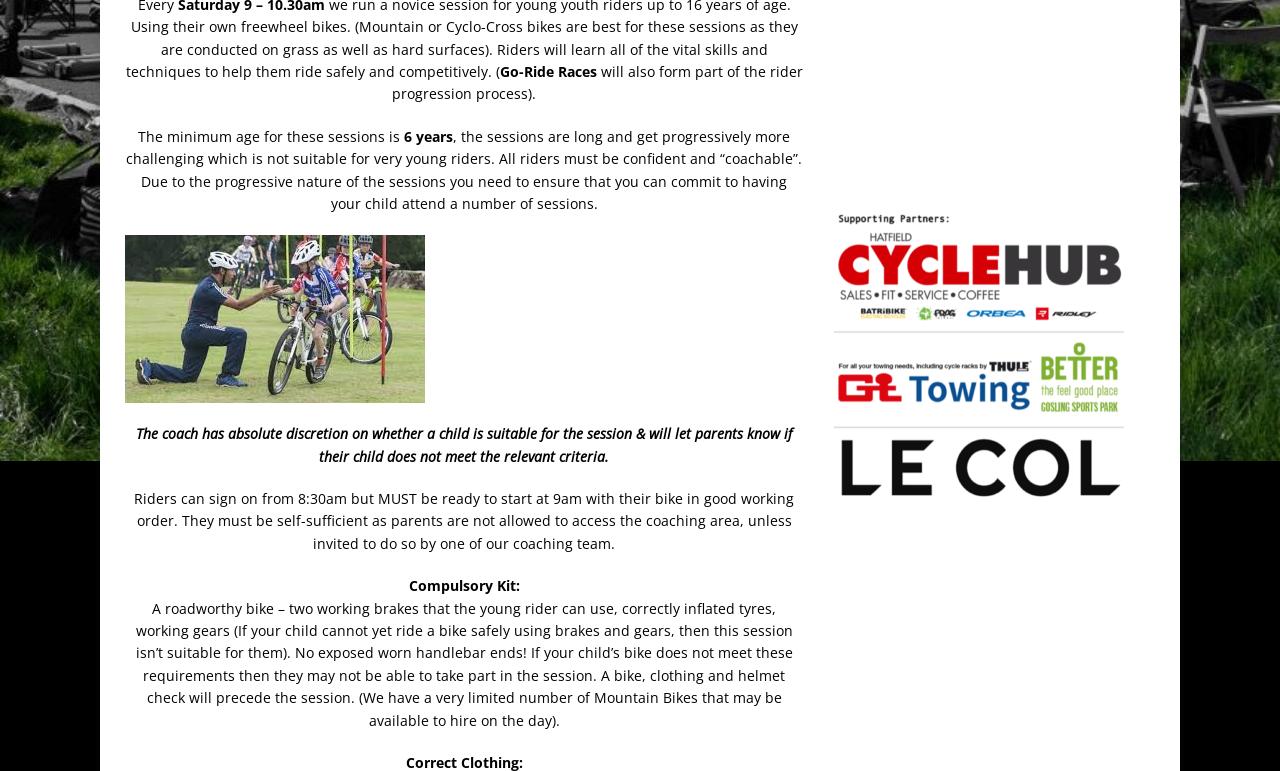 The width and height of the screenshot is (1280, 771). Describe the element at coordinates (124, 147) in the screenshot. I see `', the sessions are long and get progressively more challenging which is not suitable for very young riders. All riders must be confident and “coachable”.'` at that location.